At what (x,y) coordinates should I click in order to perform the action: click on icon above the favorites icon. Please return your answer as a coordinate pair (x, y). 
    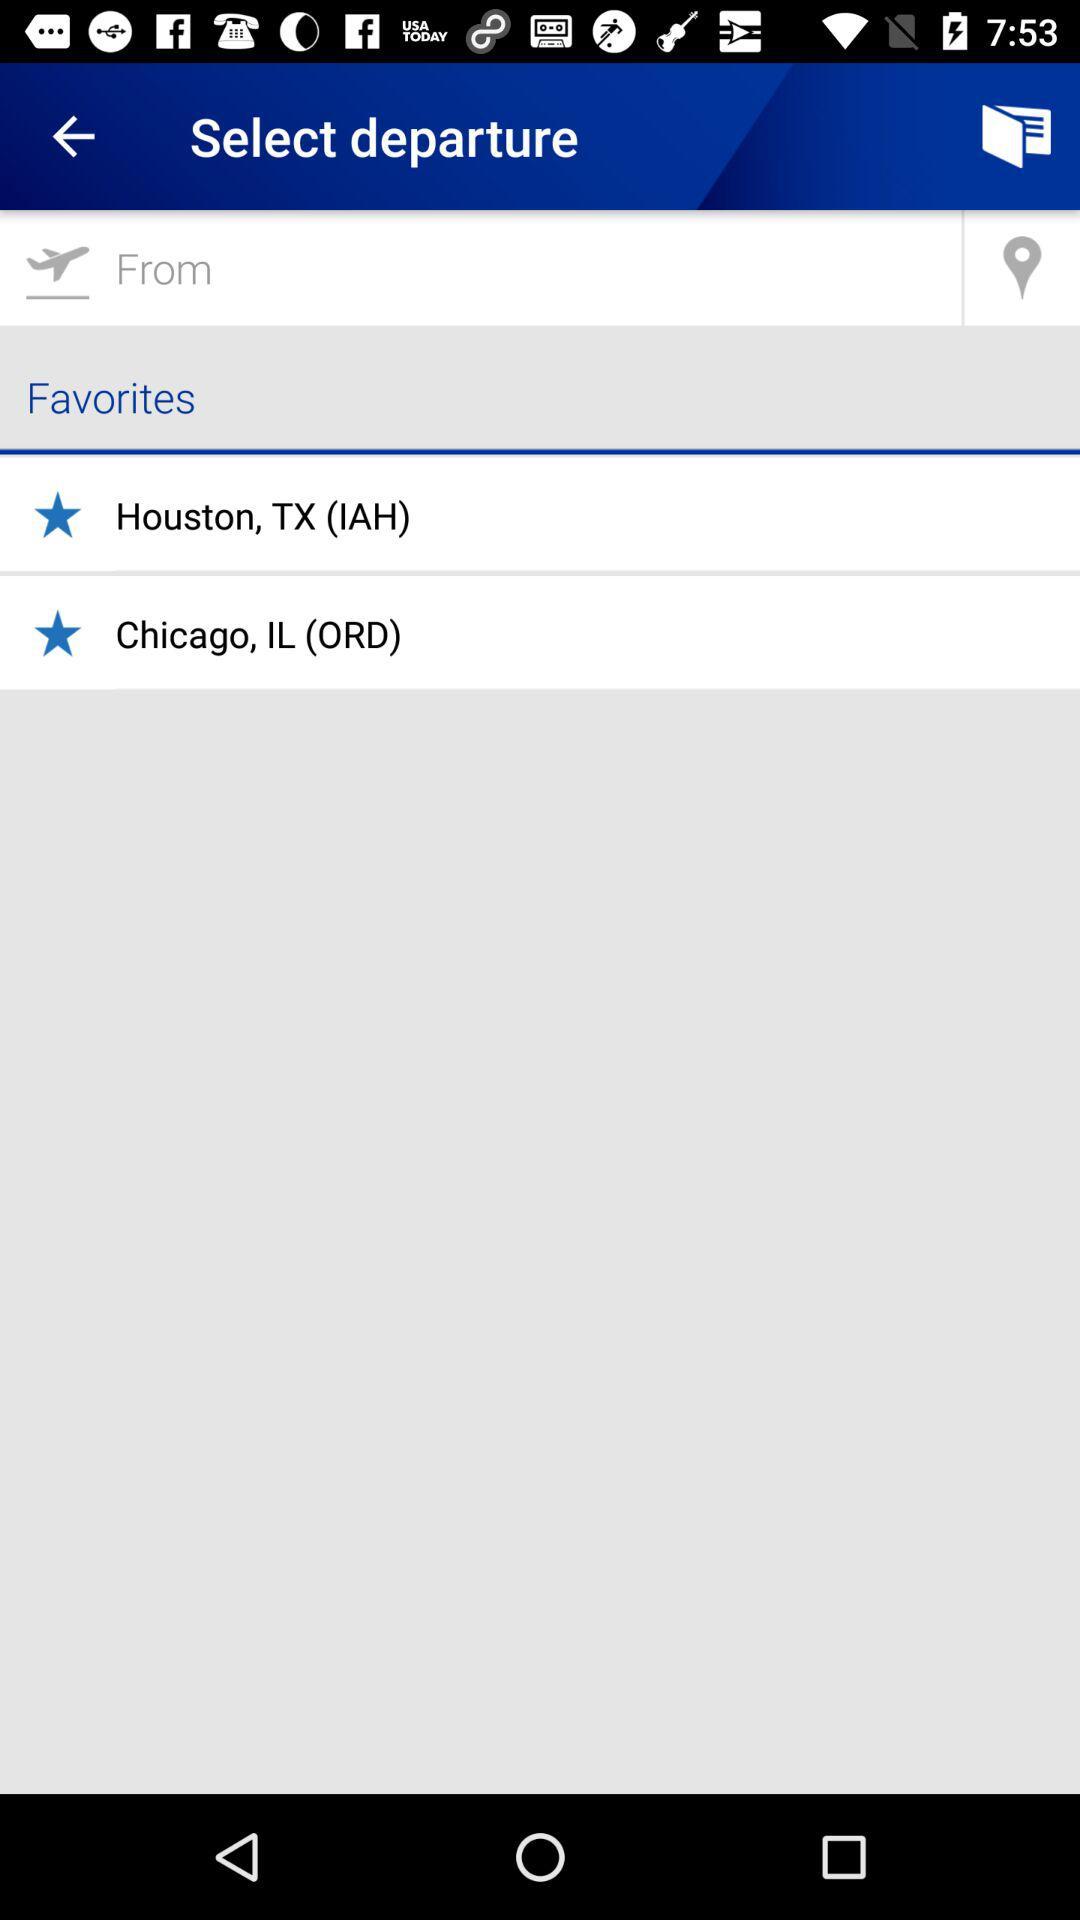
    Looking at the image, I should click on (1022, 266).